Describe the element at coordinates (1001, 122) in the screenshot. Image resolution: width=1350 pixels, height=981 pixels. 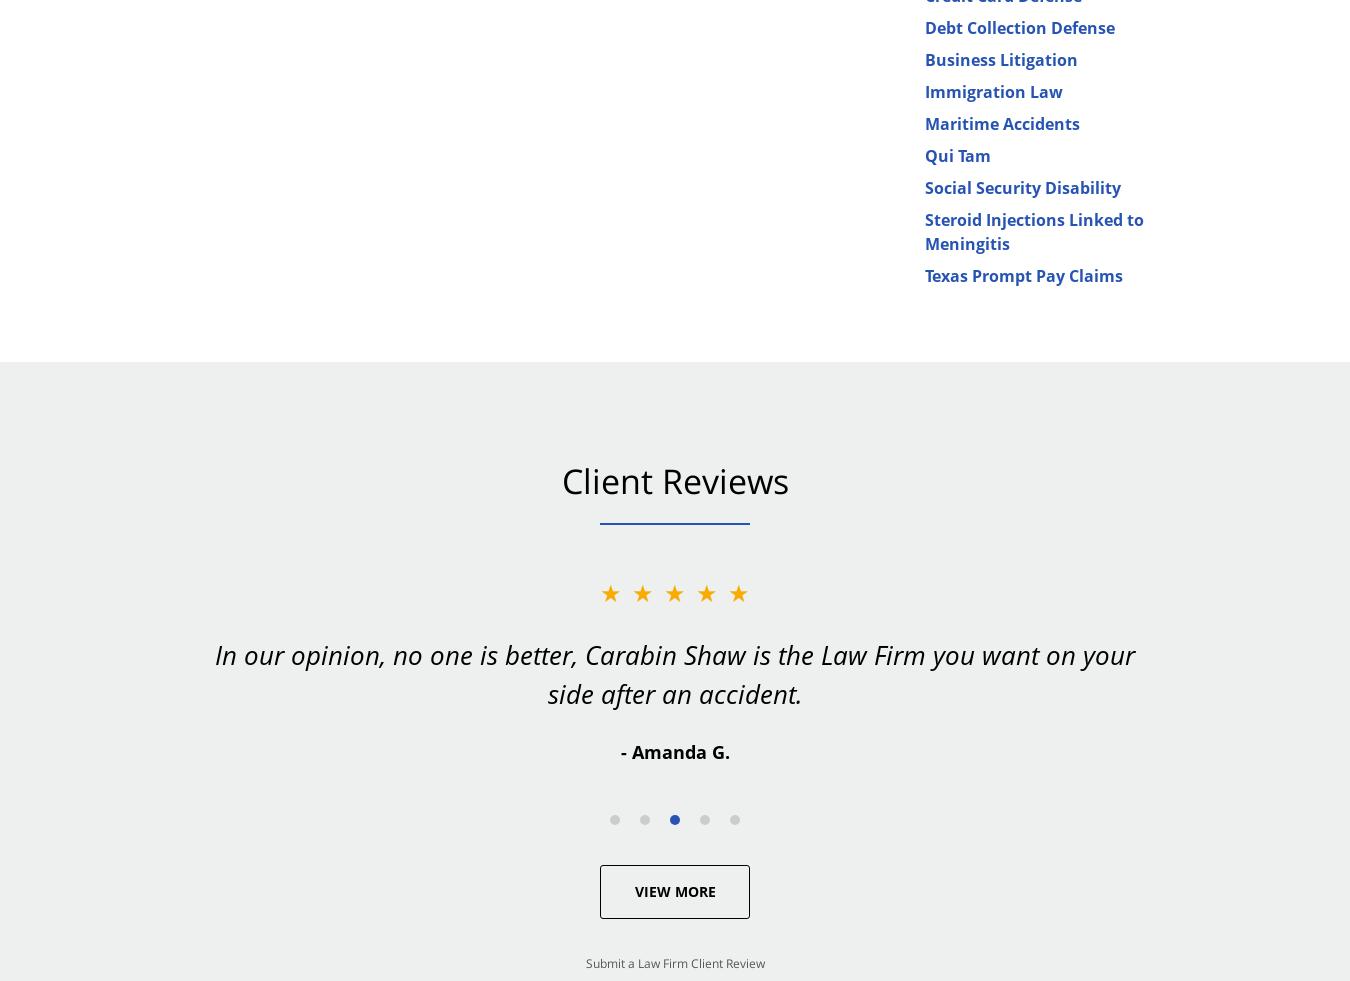
I see `'Maritime Accidents'` at that location.